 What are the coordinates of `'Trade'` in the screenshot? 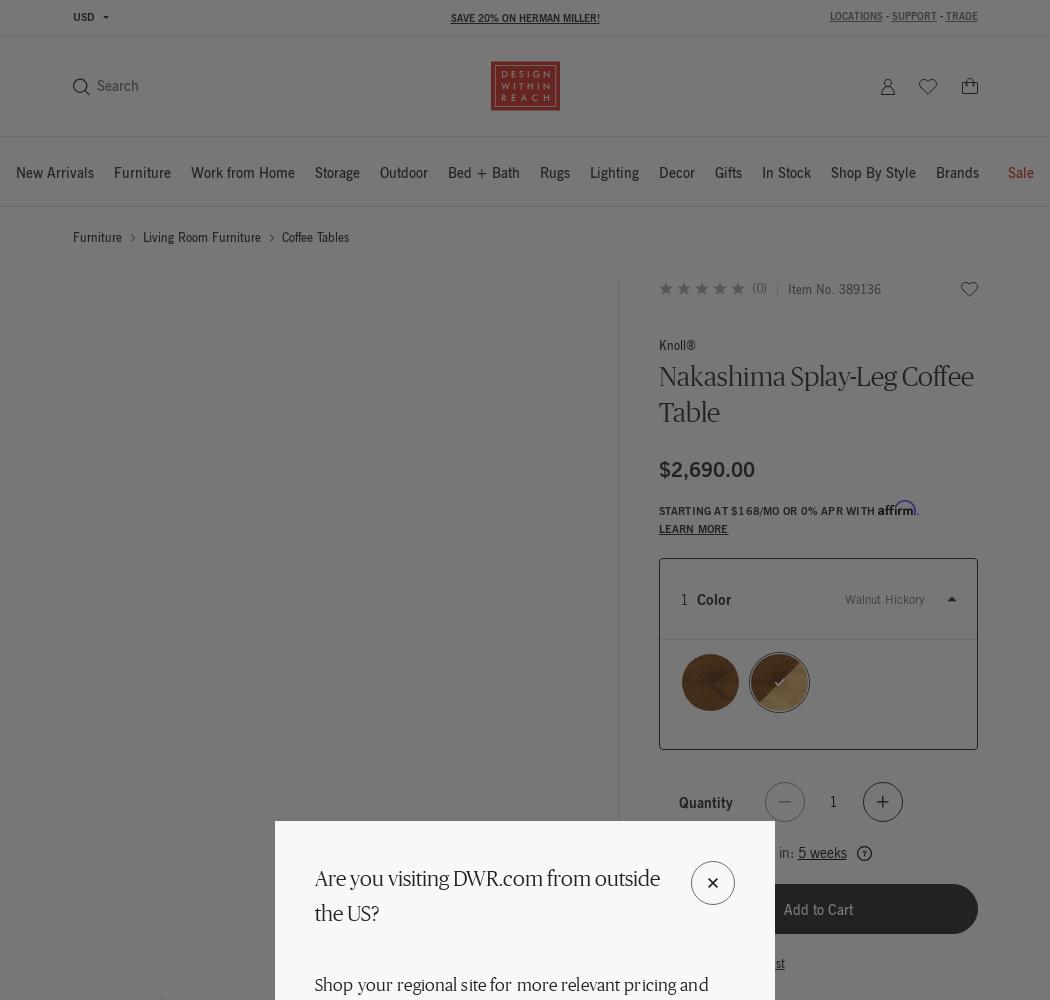 It's located at (959, 16).